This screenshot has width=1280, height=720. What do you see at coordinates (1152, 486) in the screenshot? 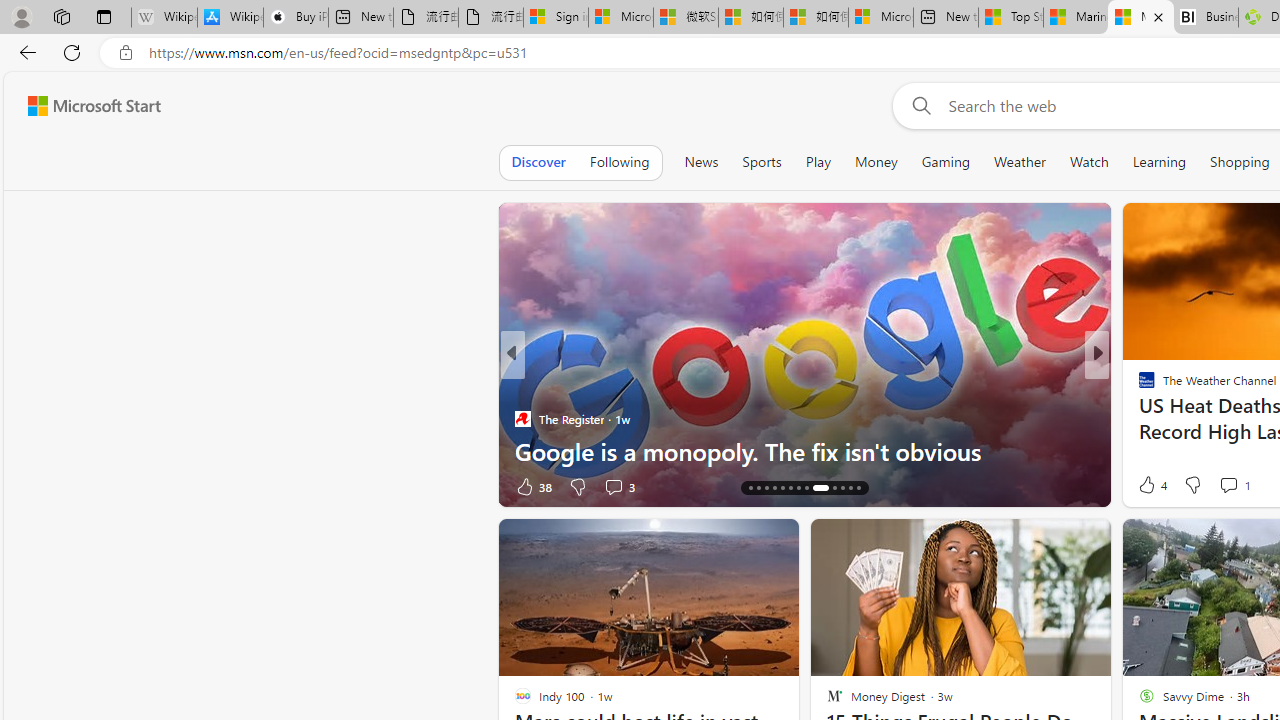
I see `'115 Like'` at bounding box center [1152, 486].